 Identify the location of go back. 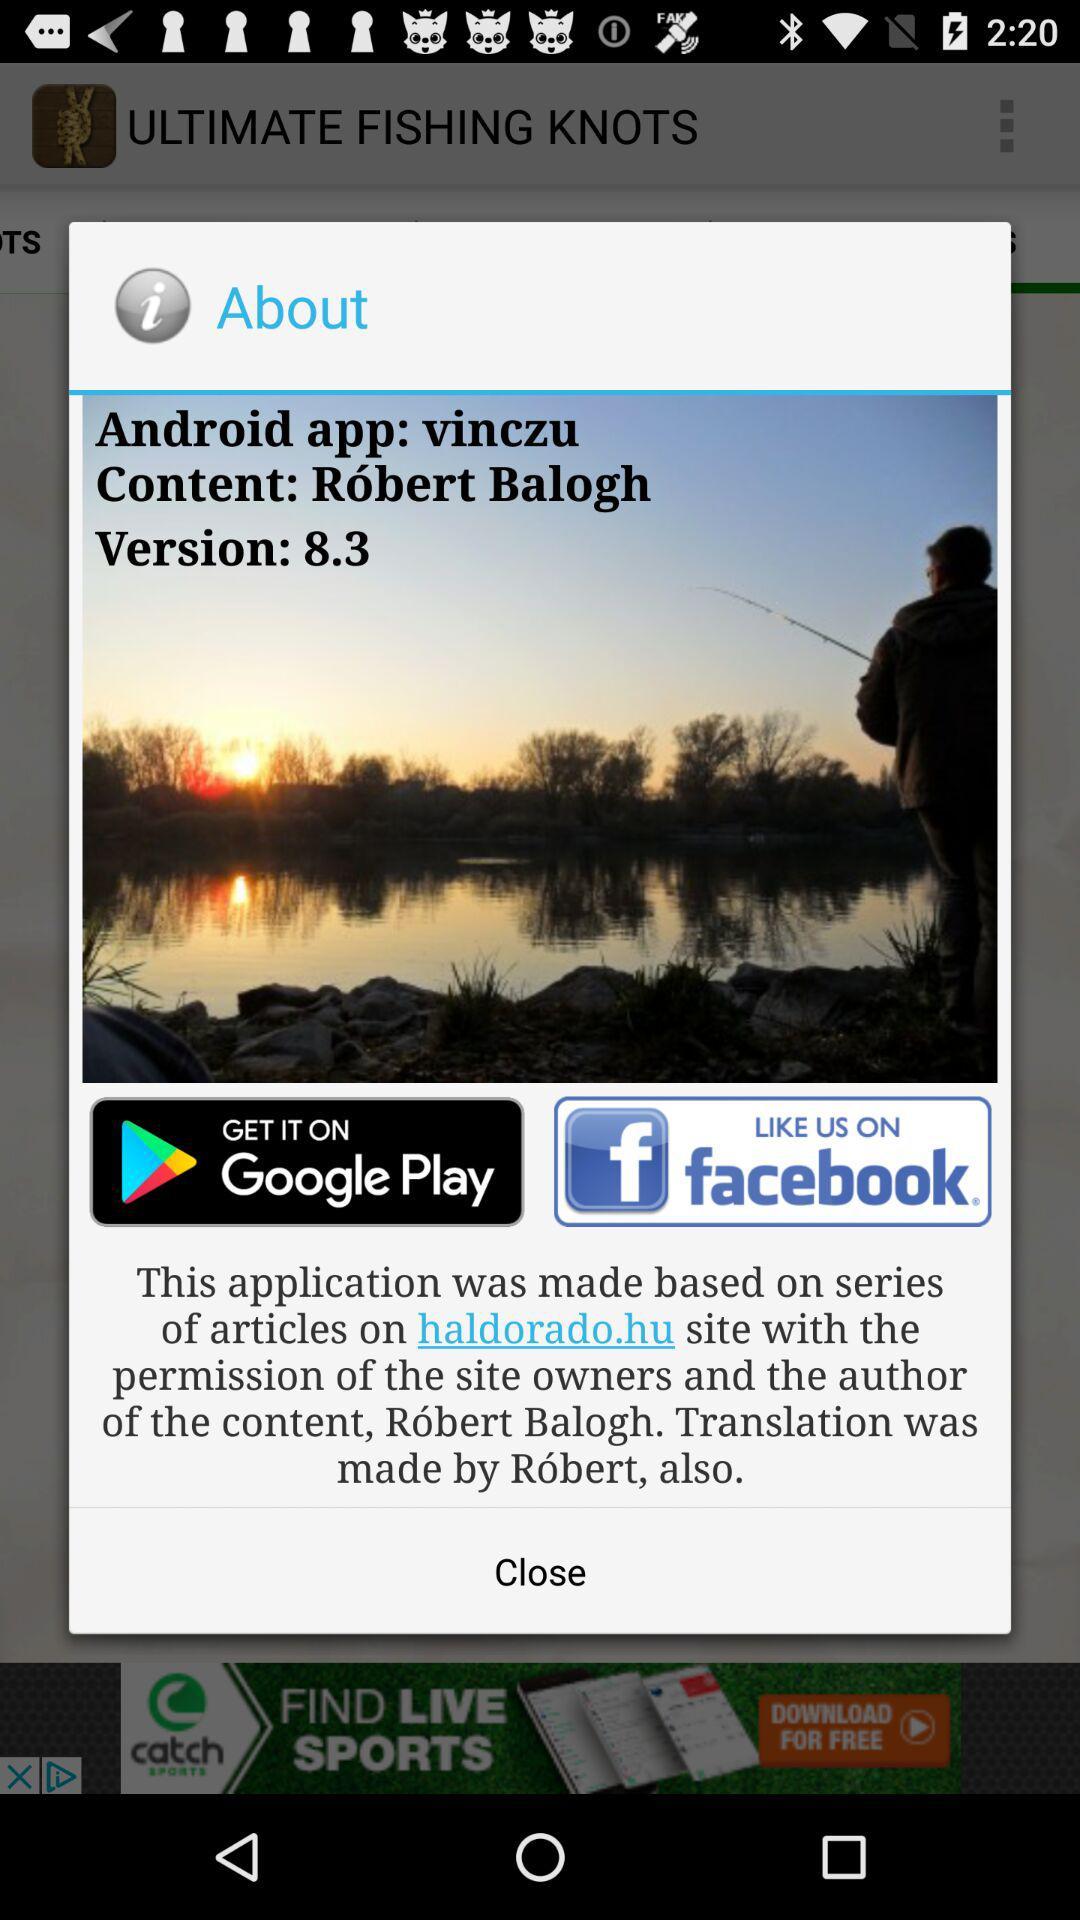
(771, 1161).